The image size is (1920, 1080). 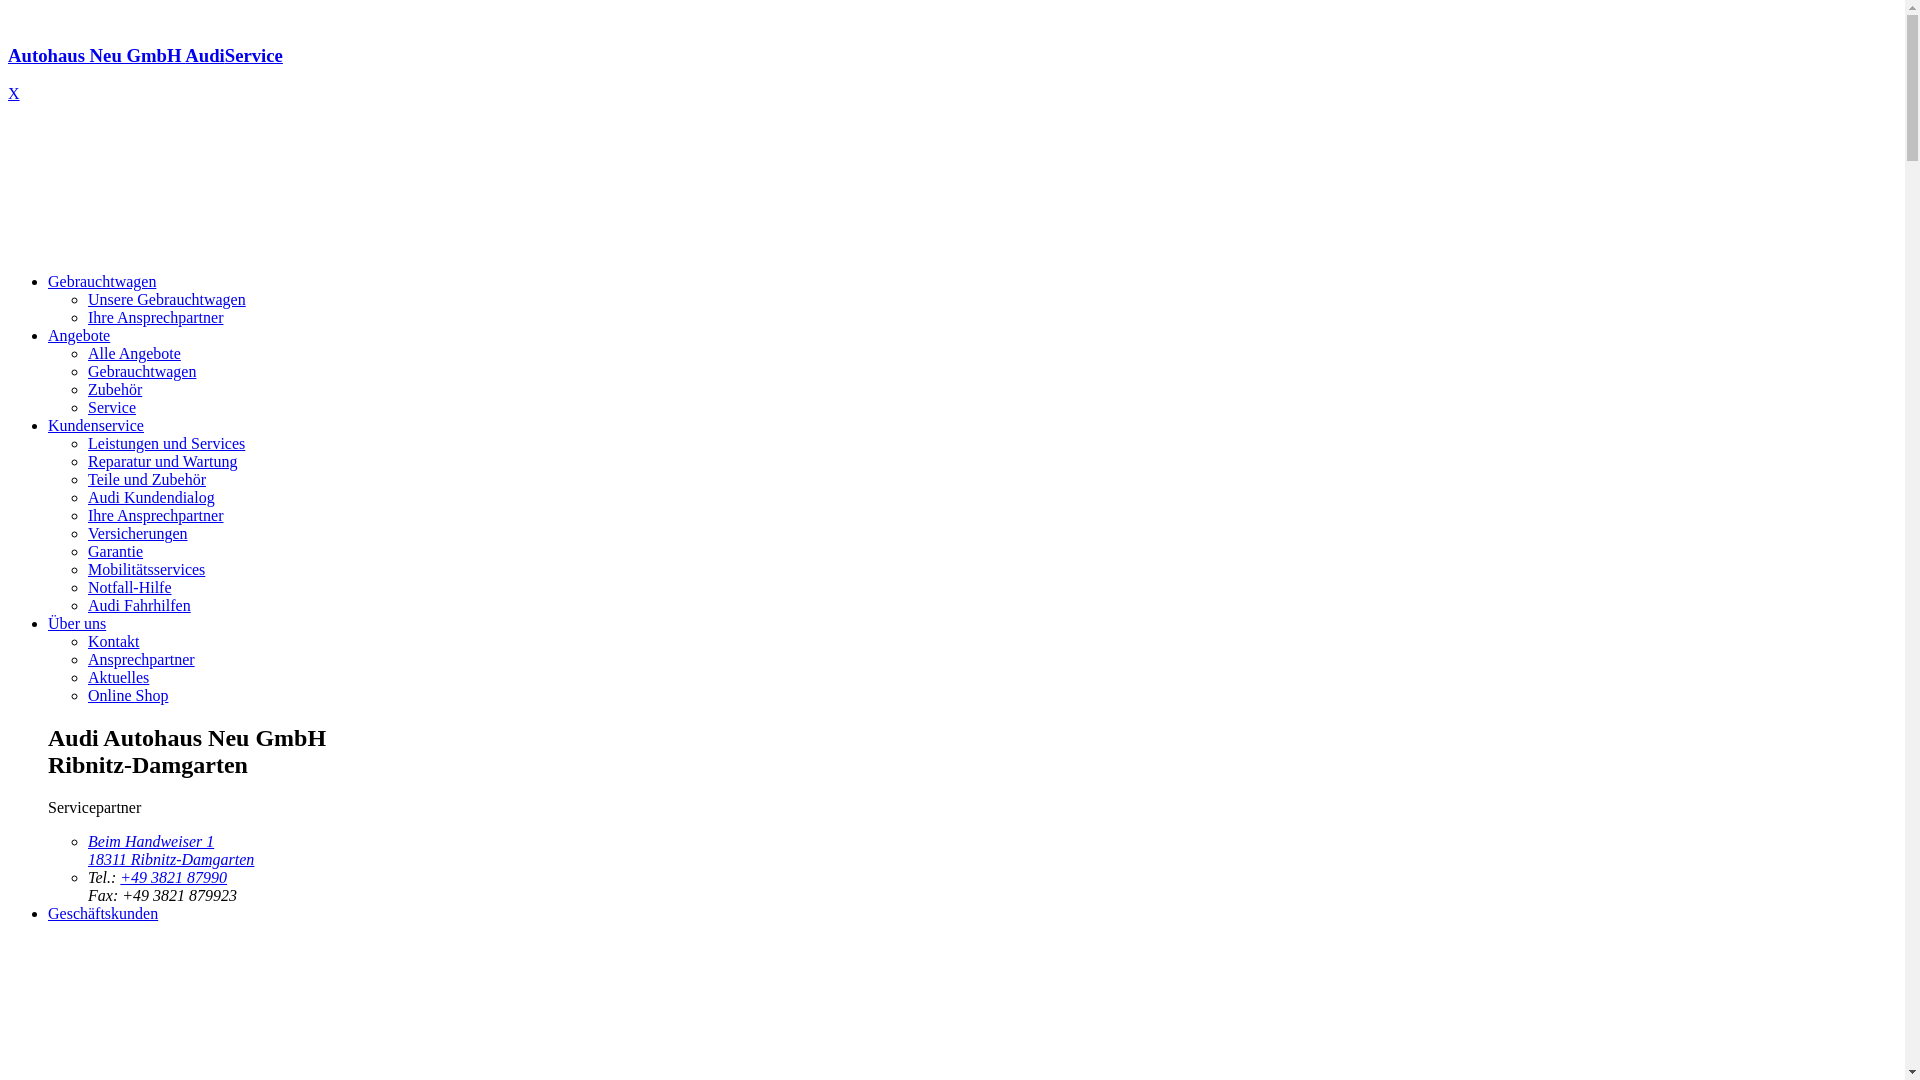 What do you see at coordinates (117, 676) in the screenshot?
I see `'Aktuelles'` at bounding box center [117, 676].